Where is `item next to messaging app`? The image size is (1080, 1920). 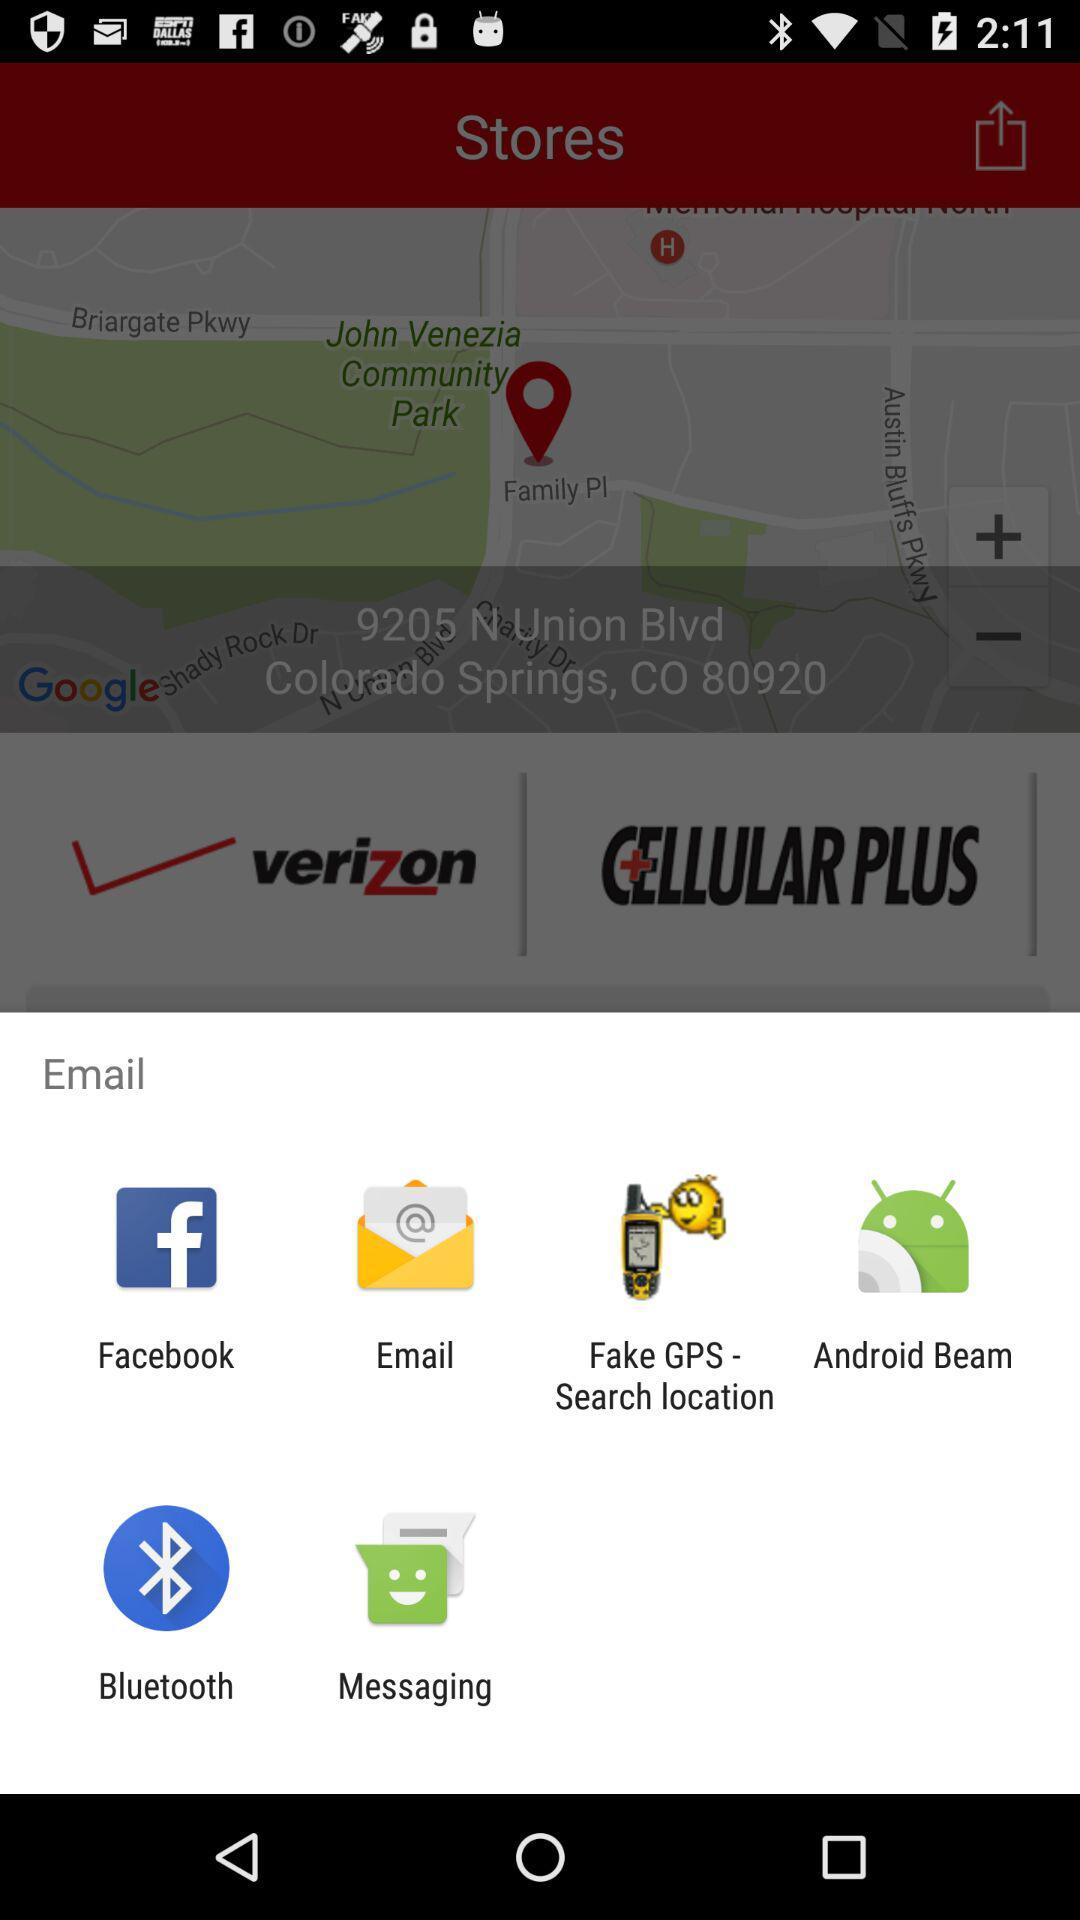 item next to messaging app is located at coordinates (165, 1705).